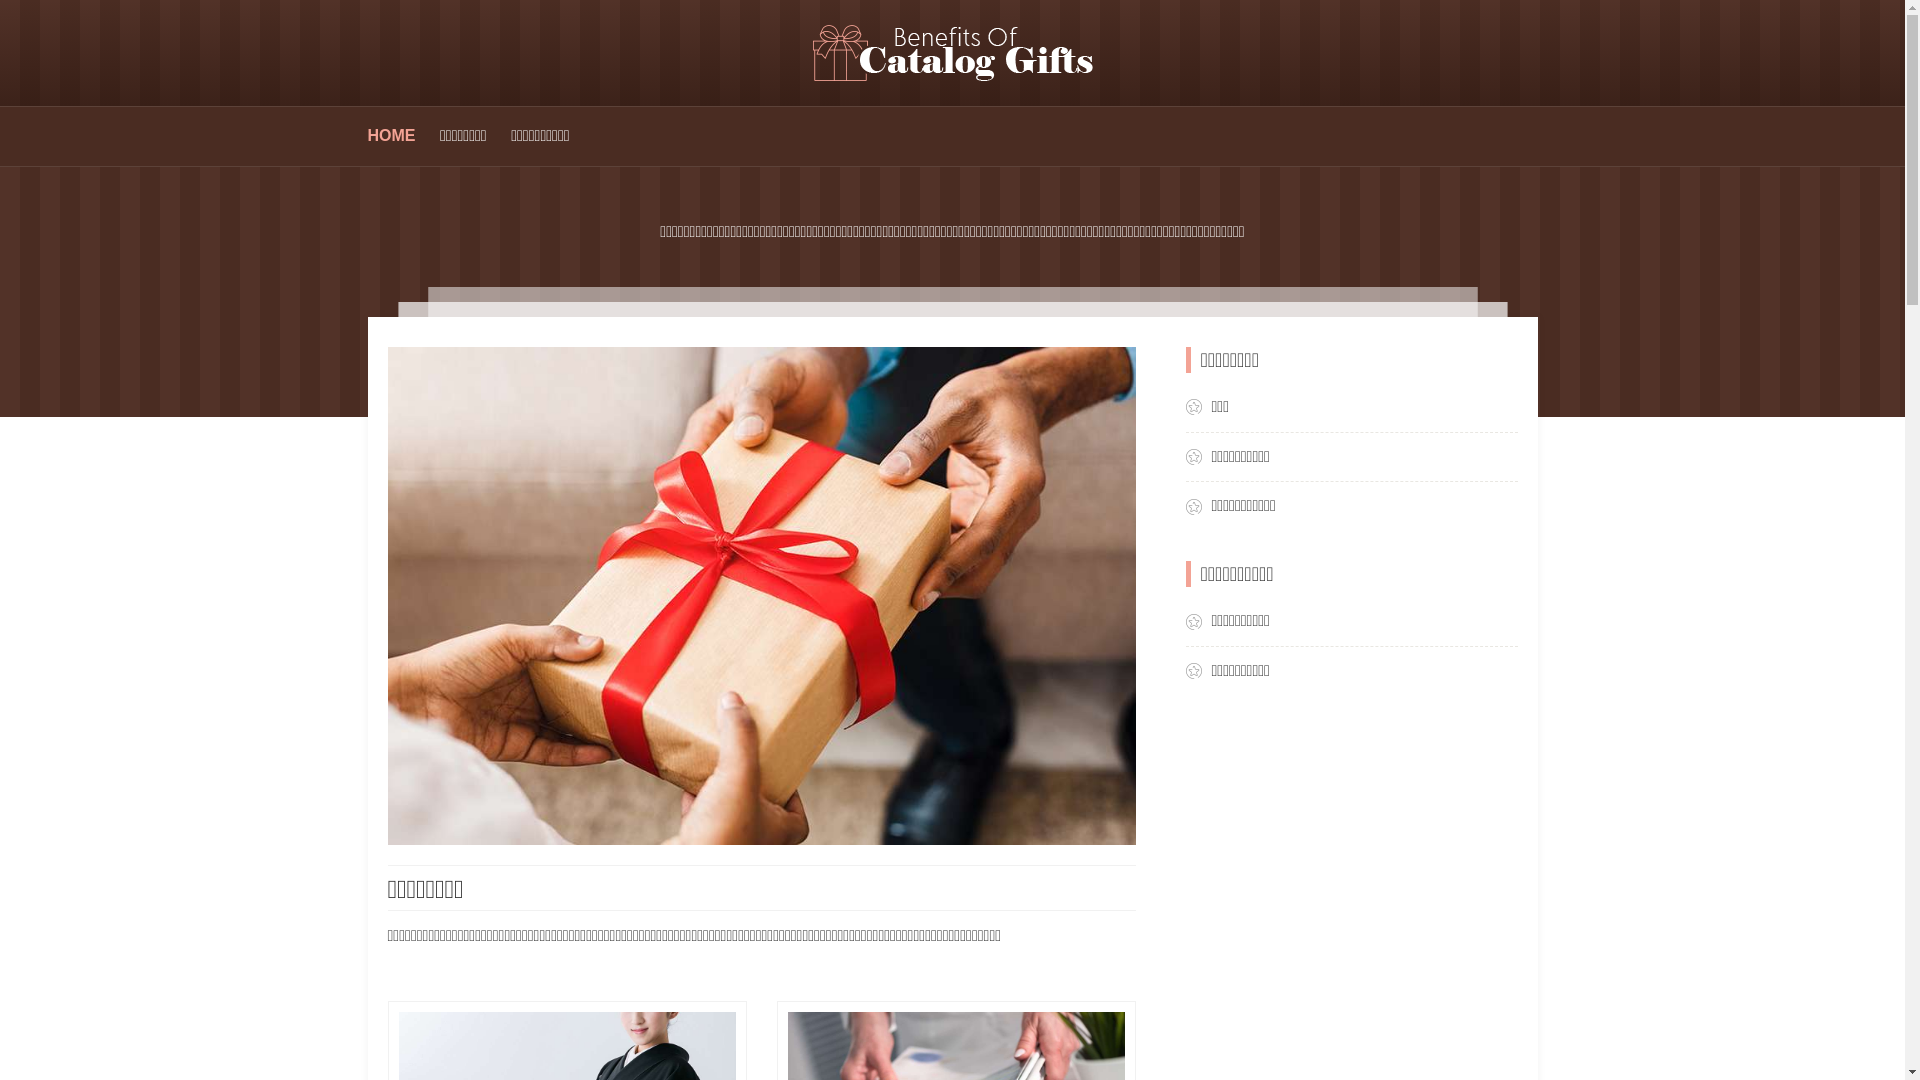  Describe the element at coordinates (392, 135) in the screenshot. I see `'HOME'` at that location.